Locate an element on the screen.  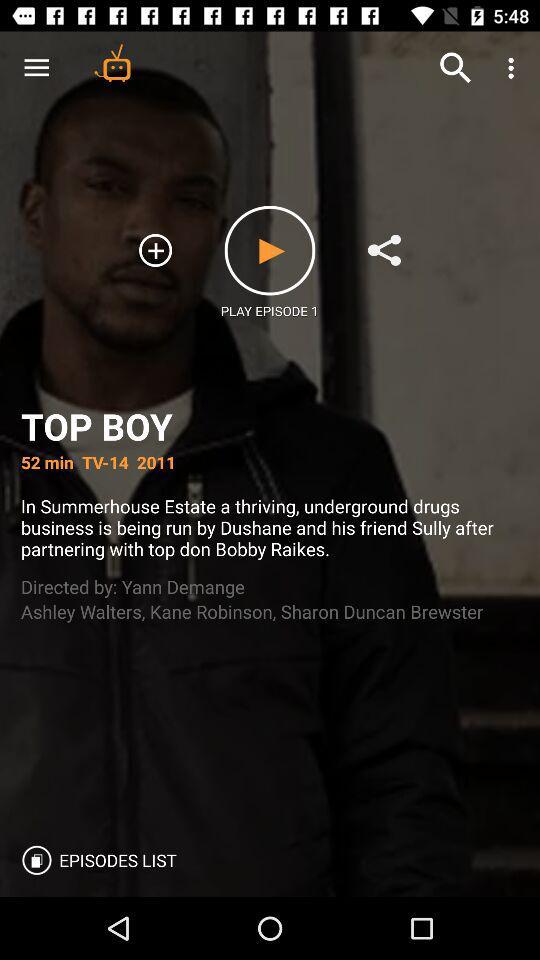
episode is located at coordinates (270, 249).